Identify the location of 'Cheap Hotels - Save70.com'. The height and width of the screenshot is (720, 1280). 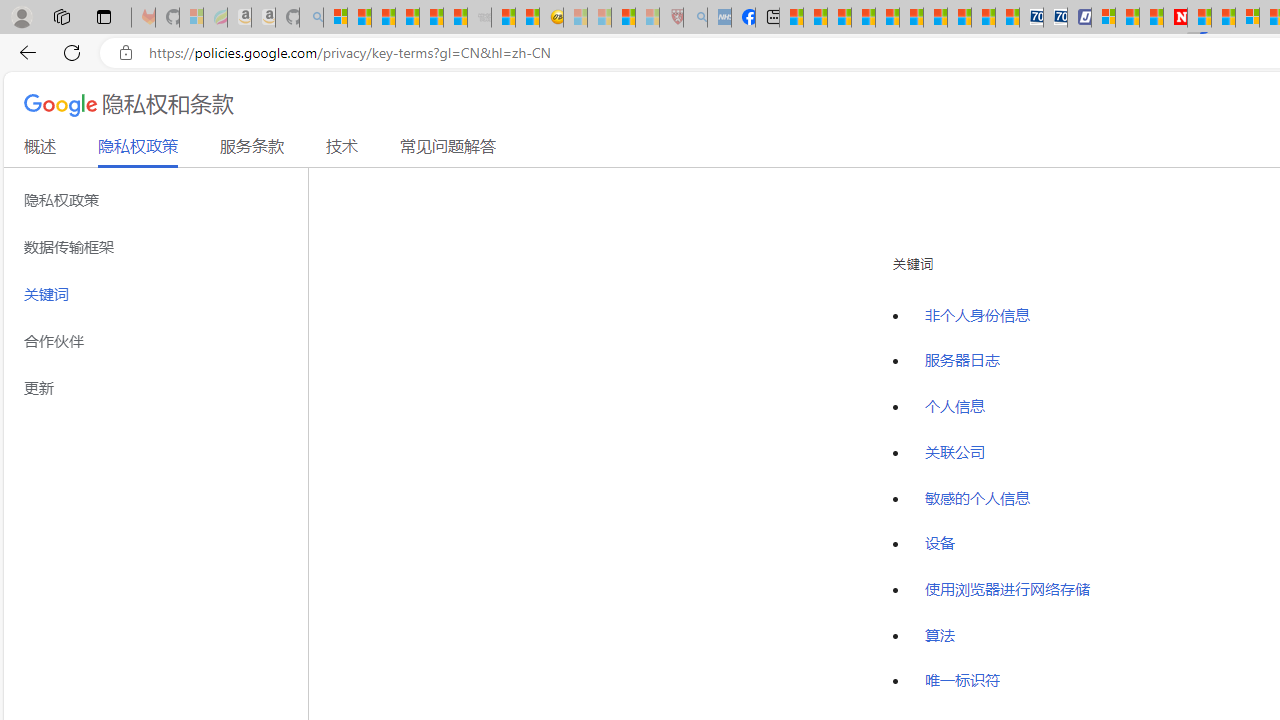
(1055, 17).